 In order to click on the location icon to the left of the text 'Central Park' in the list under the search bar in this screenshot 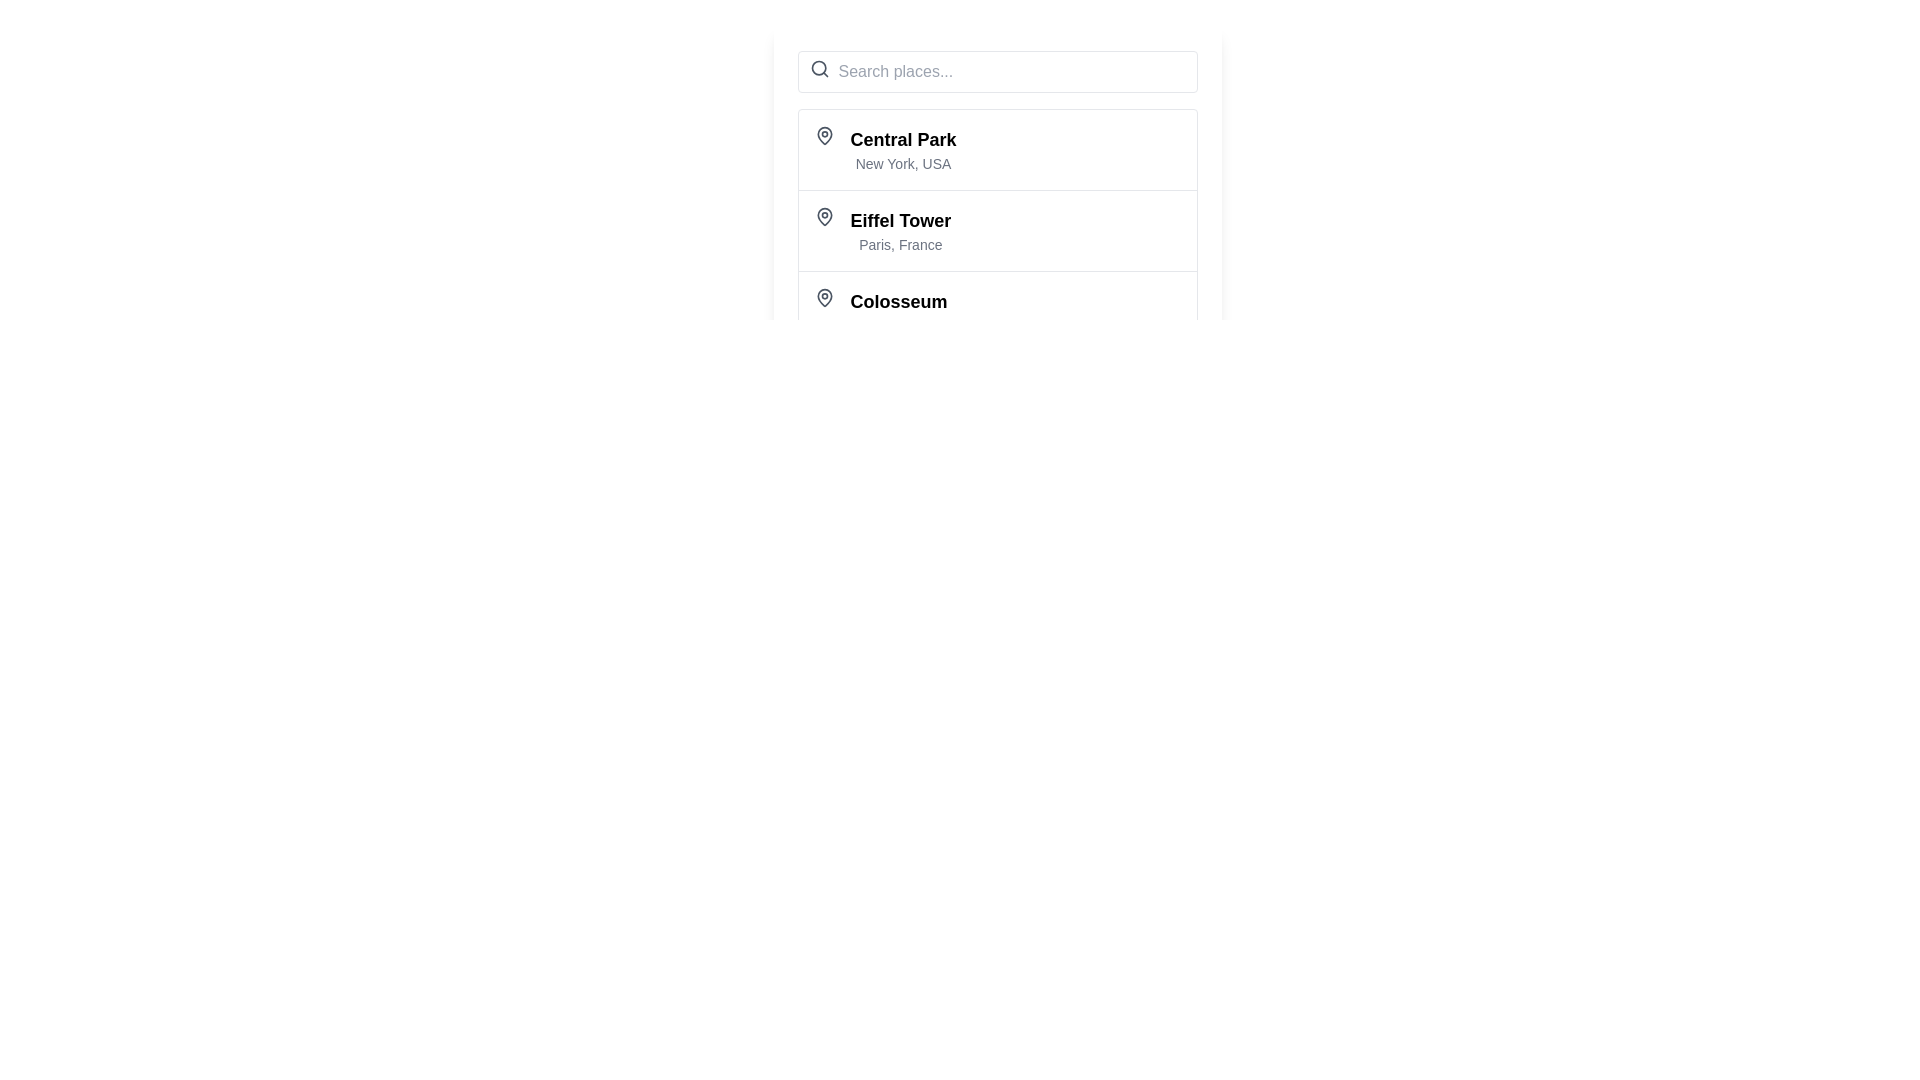, I will do `click(824, 135)`.